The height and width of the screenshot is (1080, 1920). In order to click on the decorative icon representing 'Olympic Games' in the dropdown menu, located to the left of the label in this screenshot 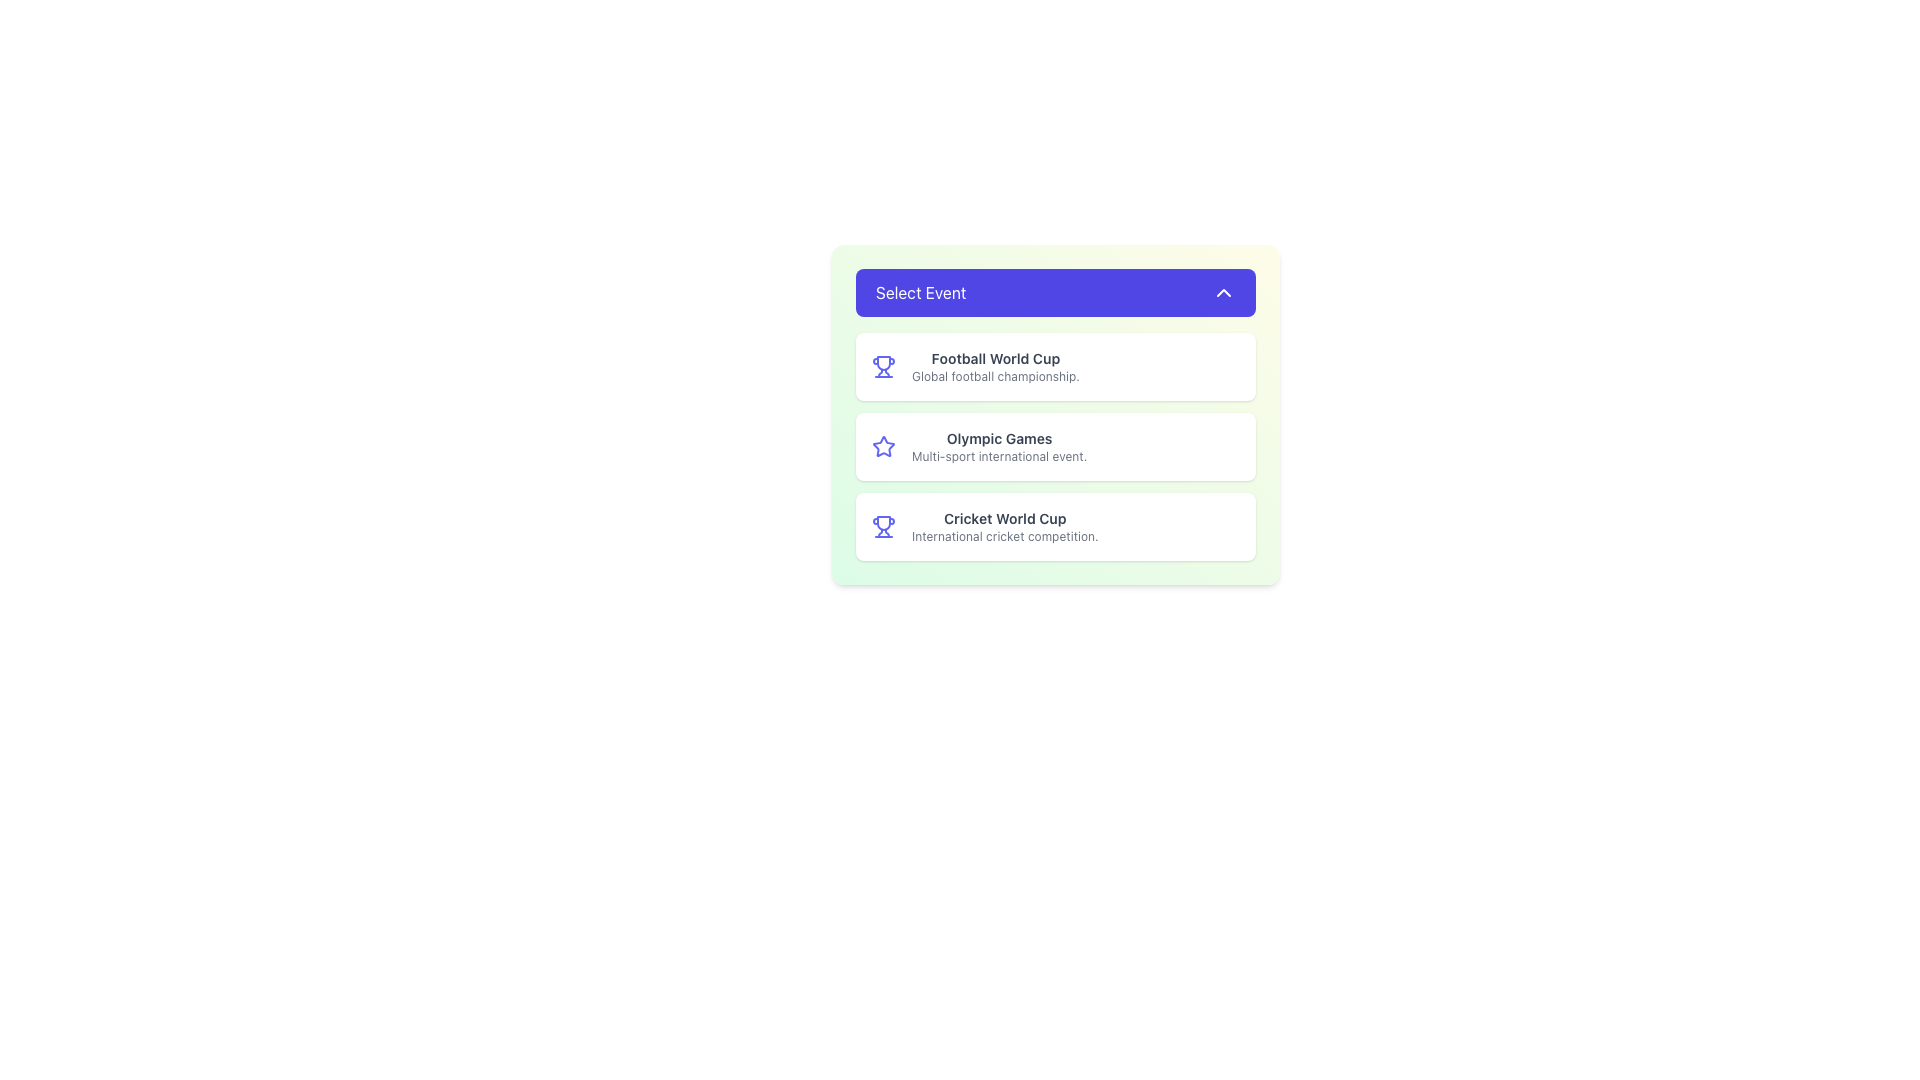, I will do `click(882, 445)`.